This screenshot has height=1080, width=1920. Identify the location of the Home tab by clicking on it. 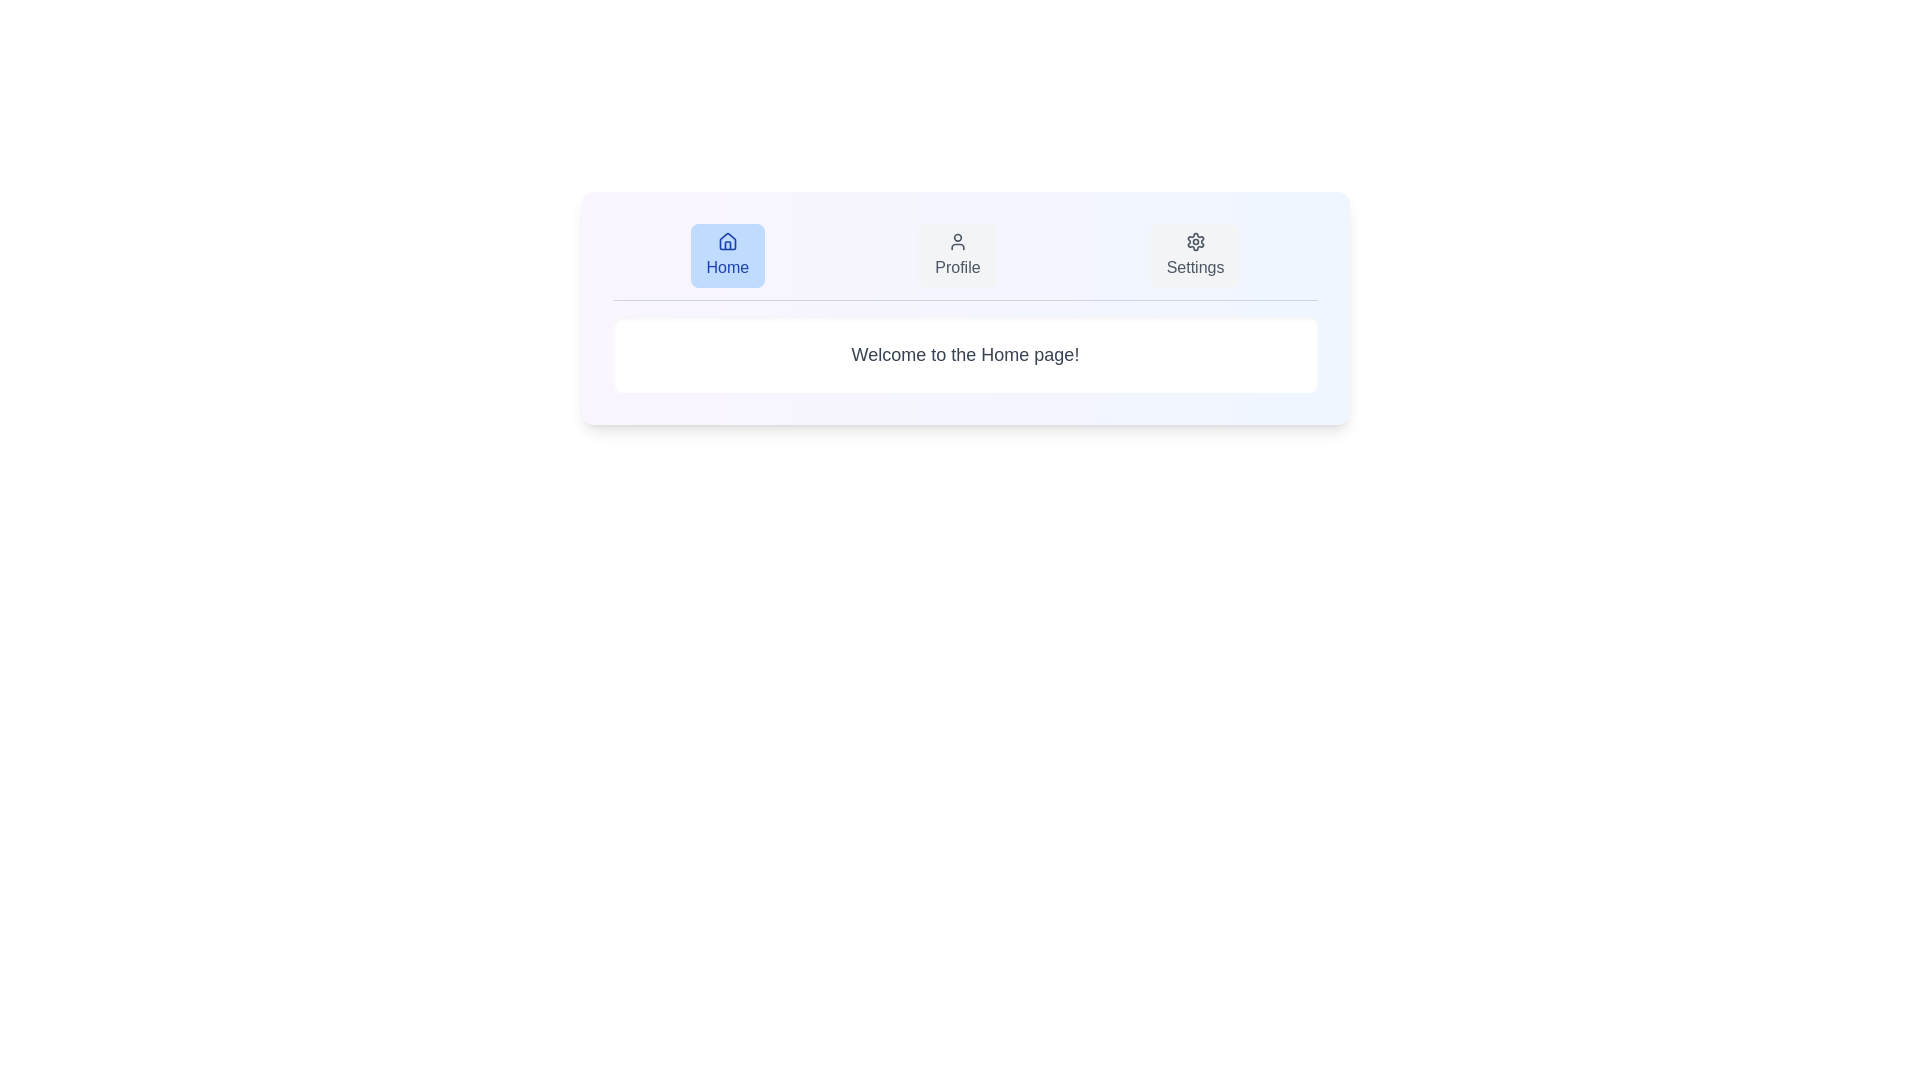
(726, 254).